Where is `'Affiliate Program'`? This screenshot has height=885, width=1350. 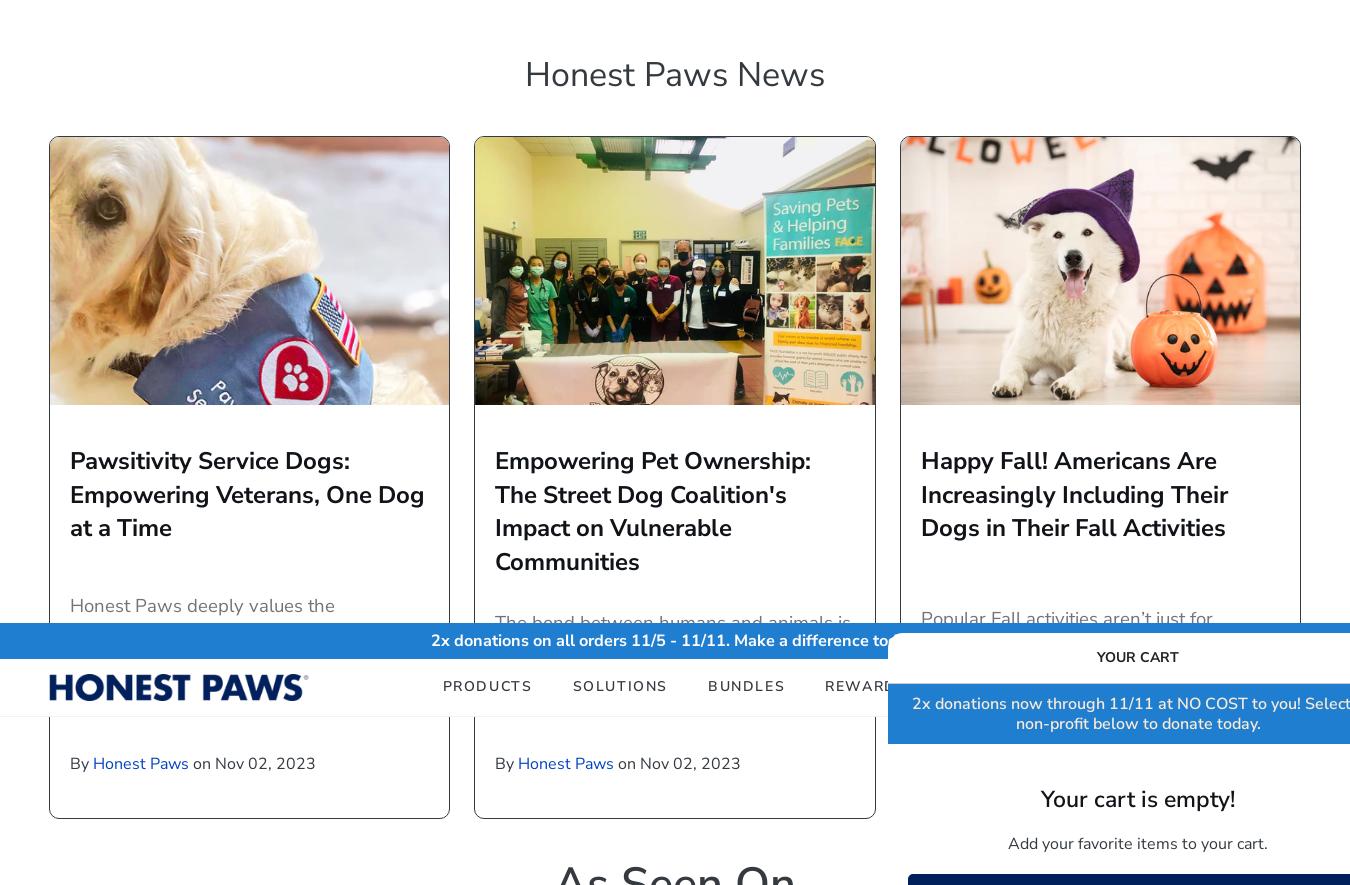
'Affiliate Program' is located at coordinates (1020, 723).